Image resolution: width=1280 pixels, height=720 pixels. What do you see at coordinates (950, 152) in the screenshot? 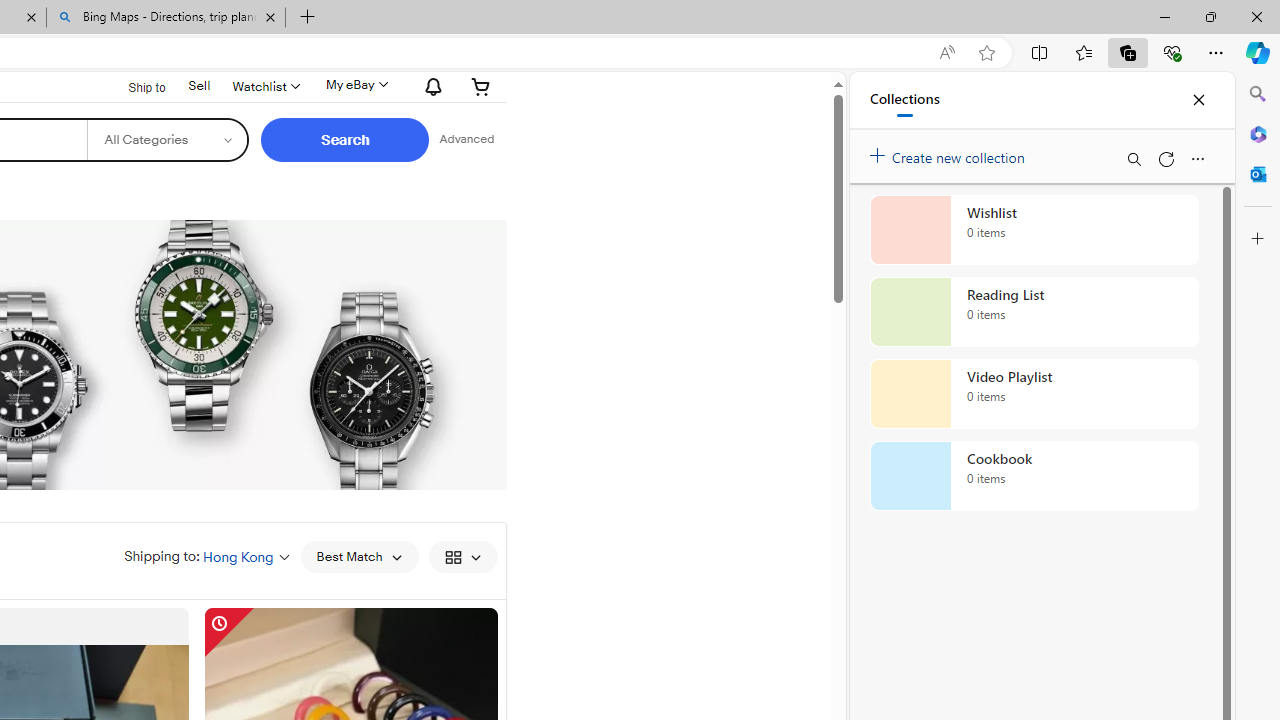
I see `'Create new collection'` at bounding box center [950, 152].